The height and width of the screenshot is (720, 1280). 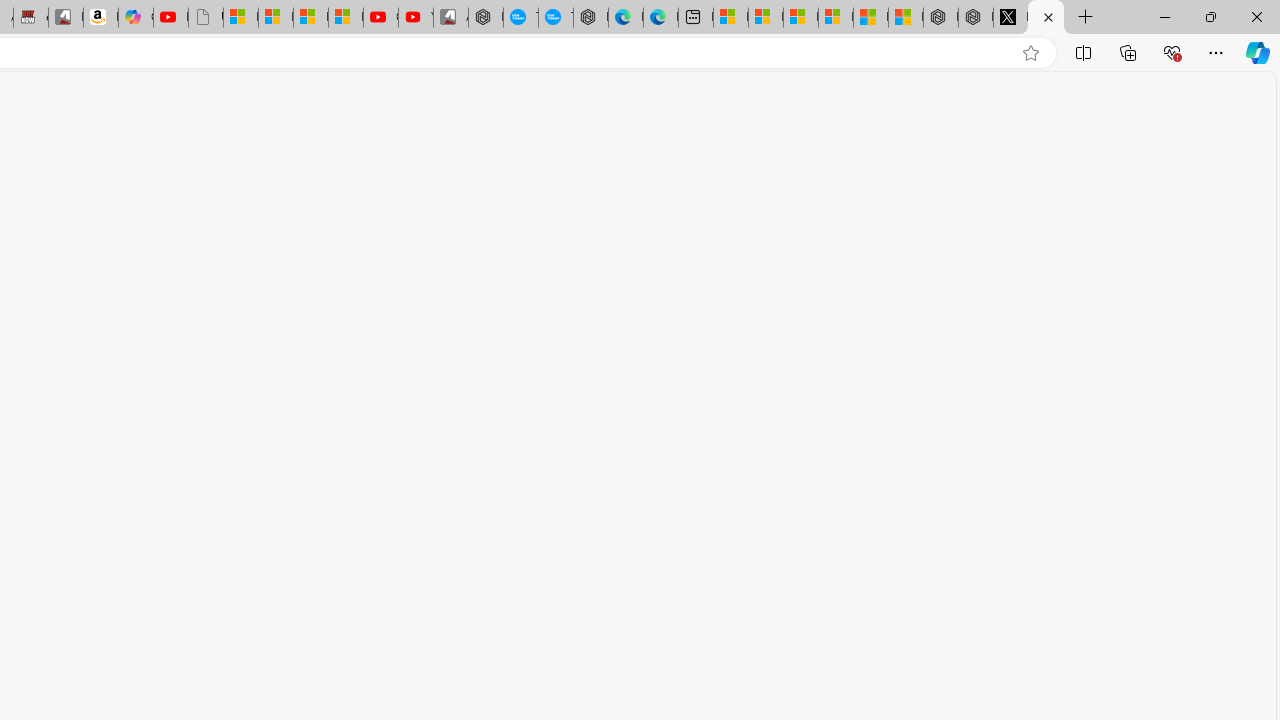 I want to click on 'Gloom - YouTube', so click(x=380, y=17).